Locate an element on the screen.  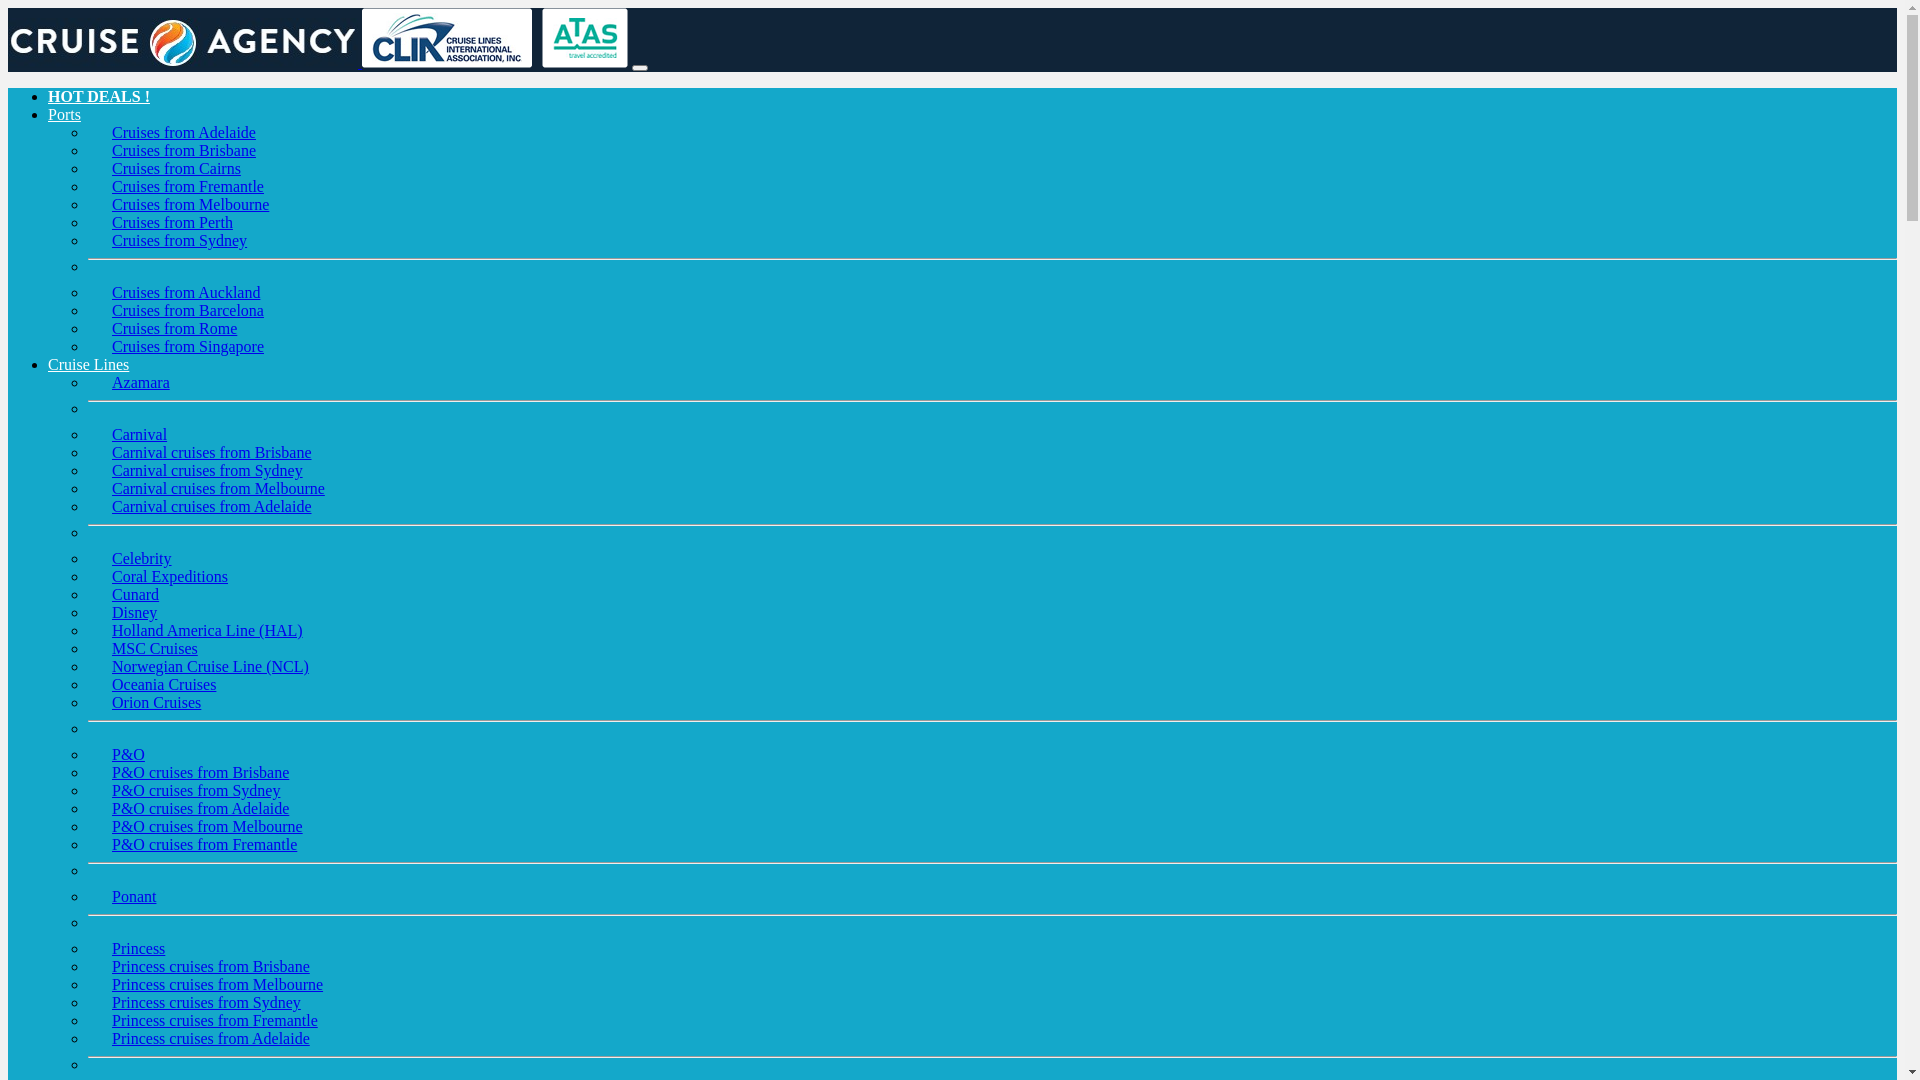
'MSC Cruises' is located at coordinates (86, 648).